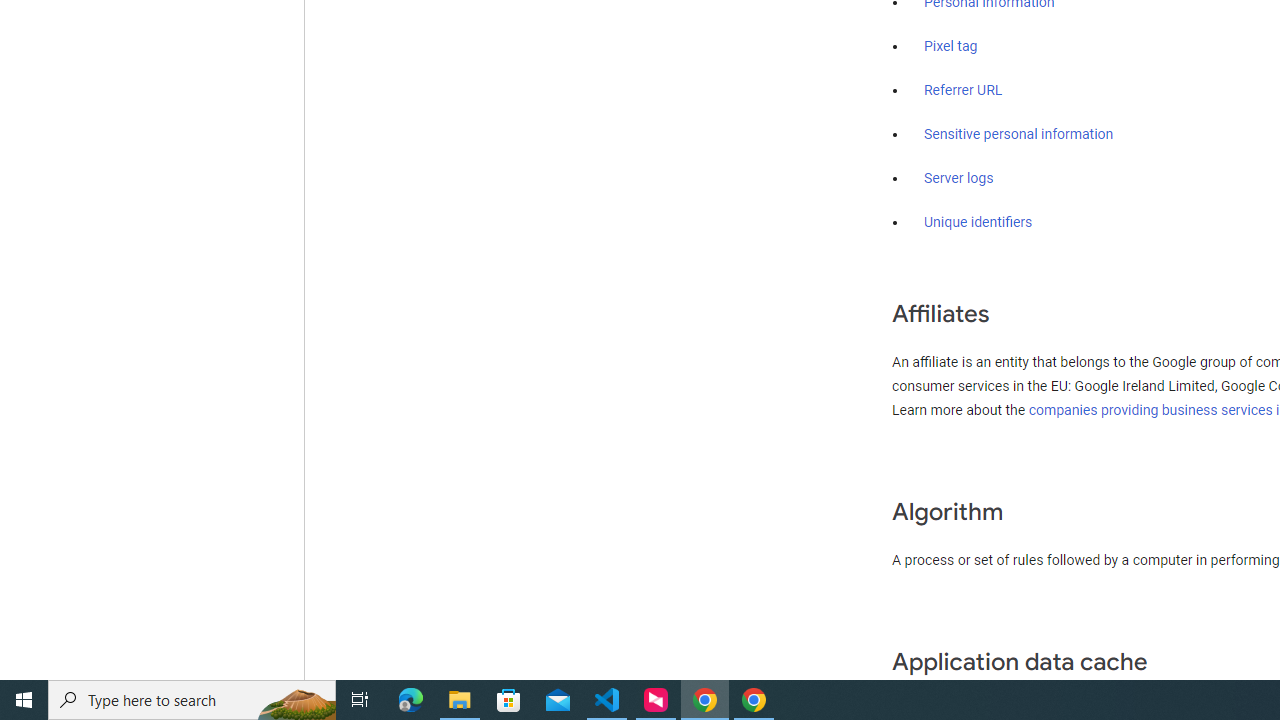  Describe the element at coordinates (958, 177) in the screenshot. I see `'Server logs'` at that location.